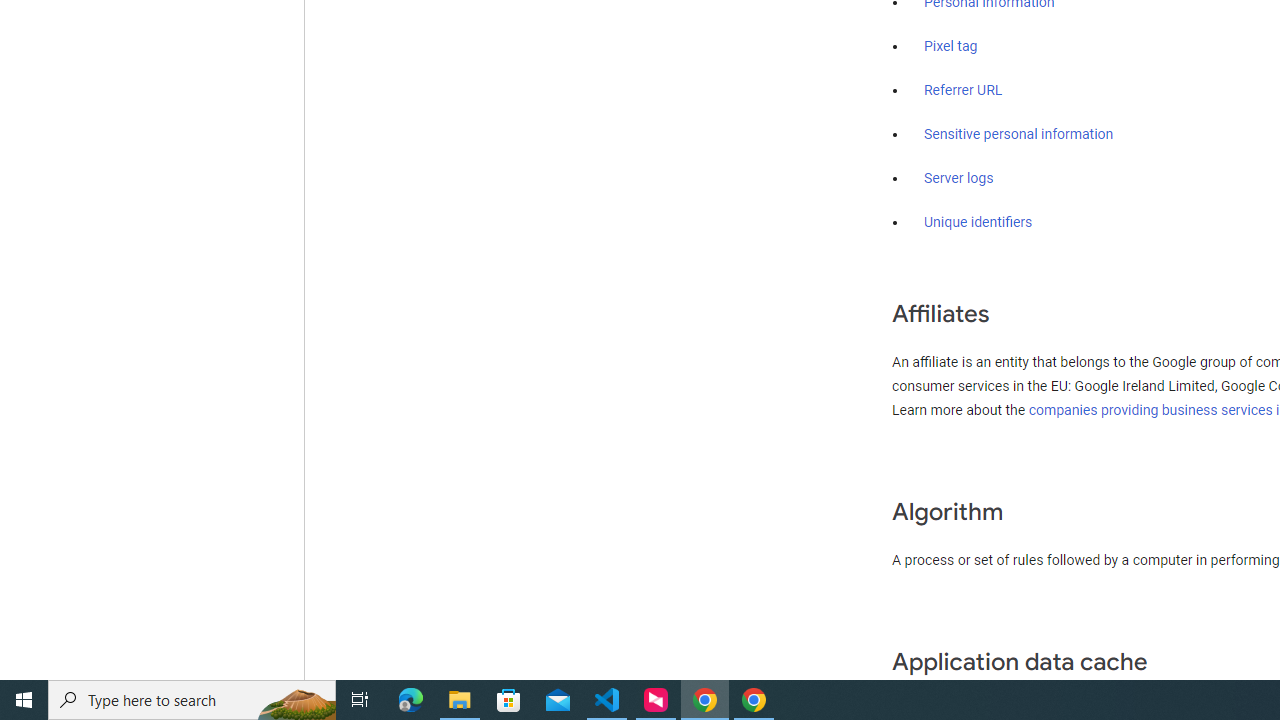  Describe the element at coordinates (958, 177) in the screenshot. I see `'Server logs'` at that location.